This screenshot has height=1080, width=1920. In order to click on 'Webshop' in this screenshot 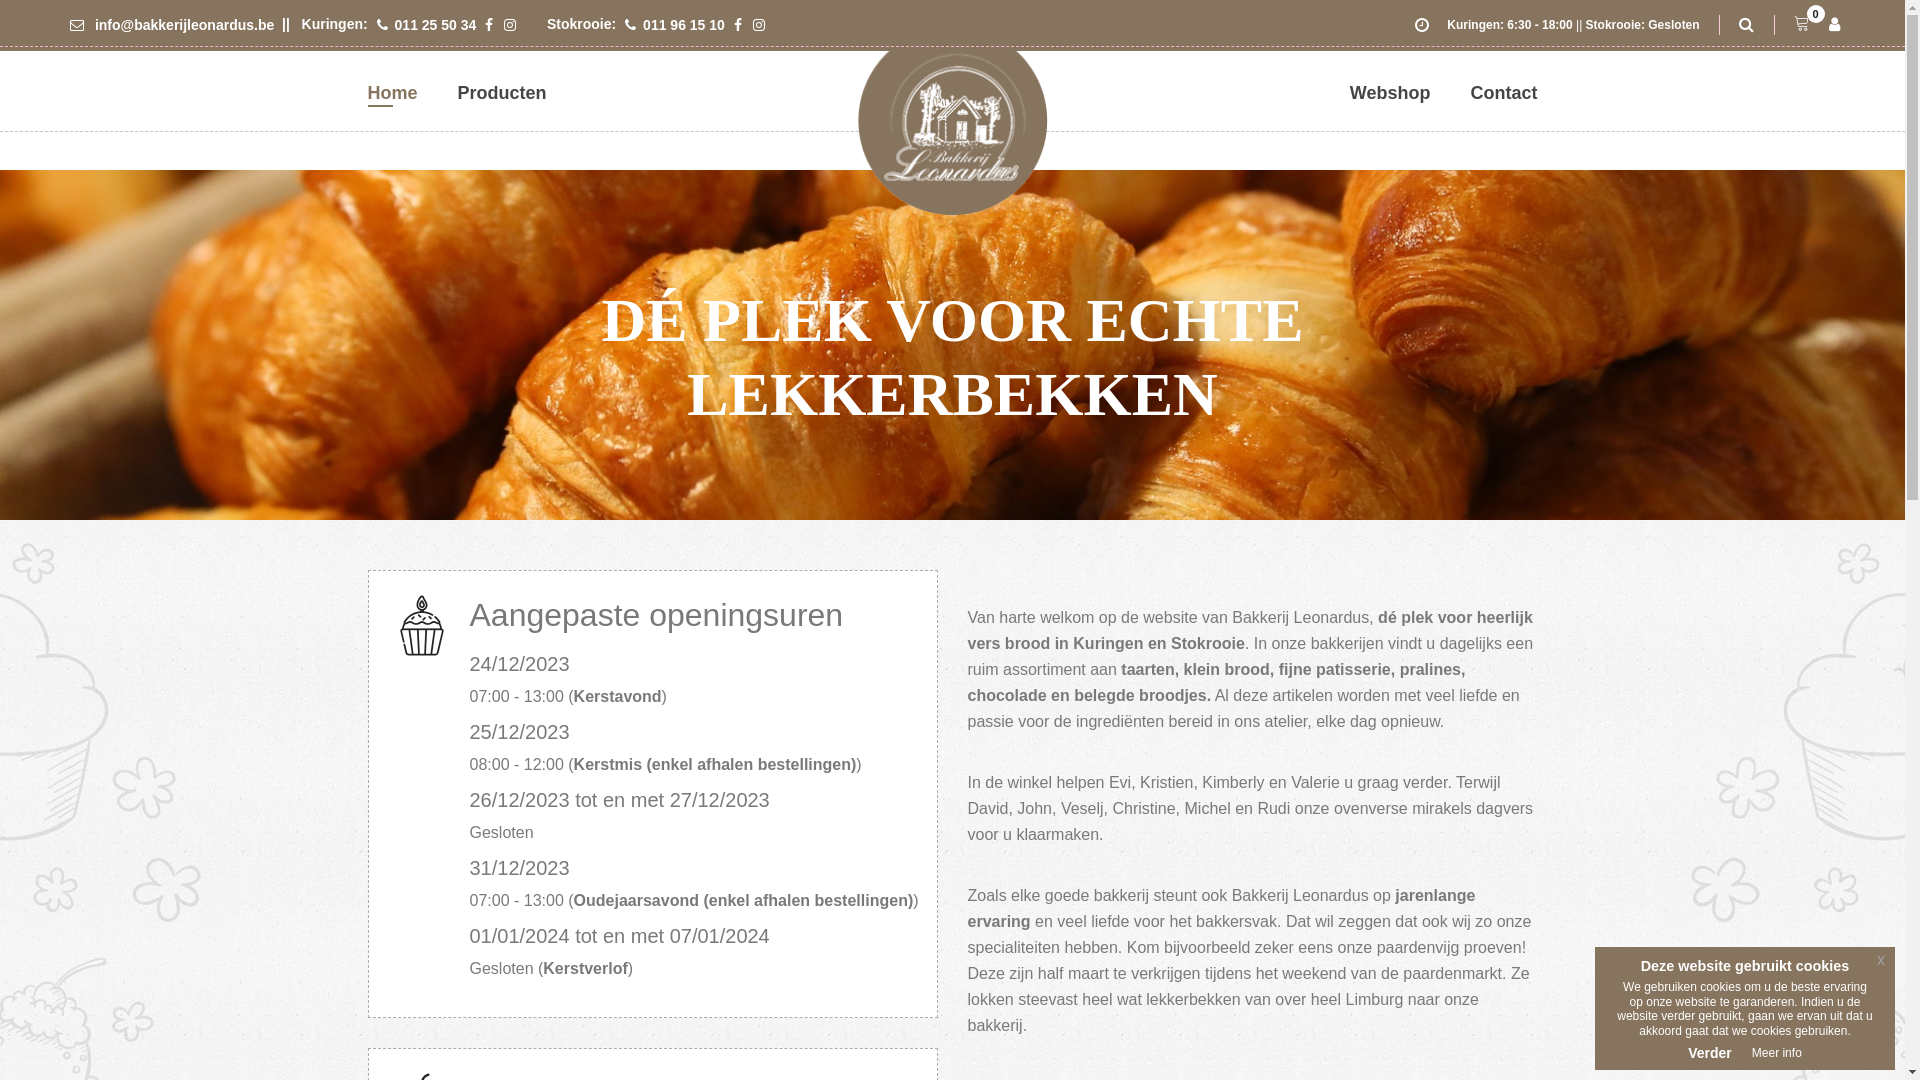, I will do `click(1349, 92)`.